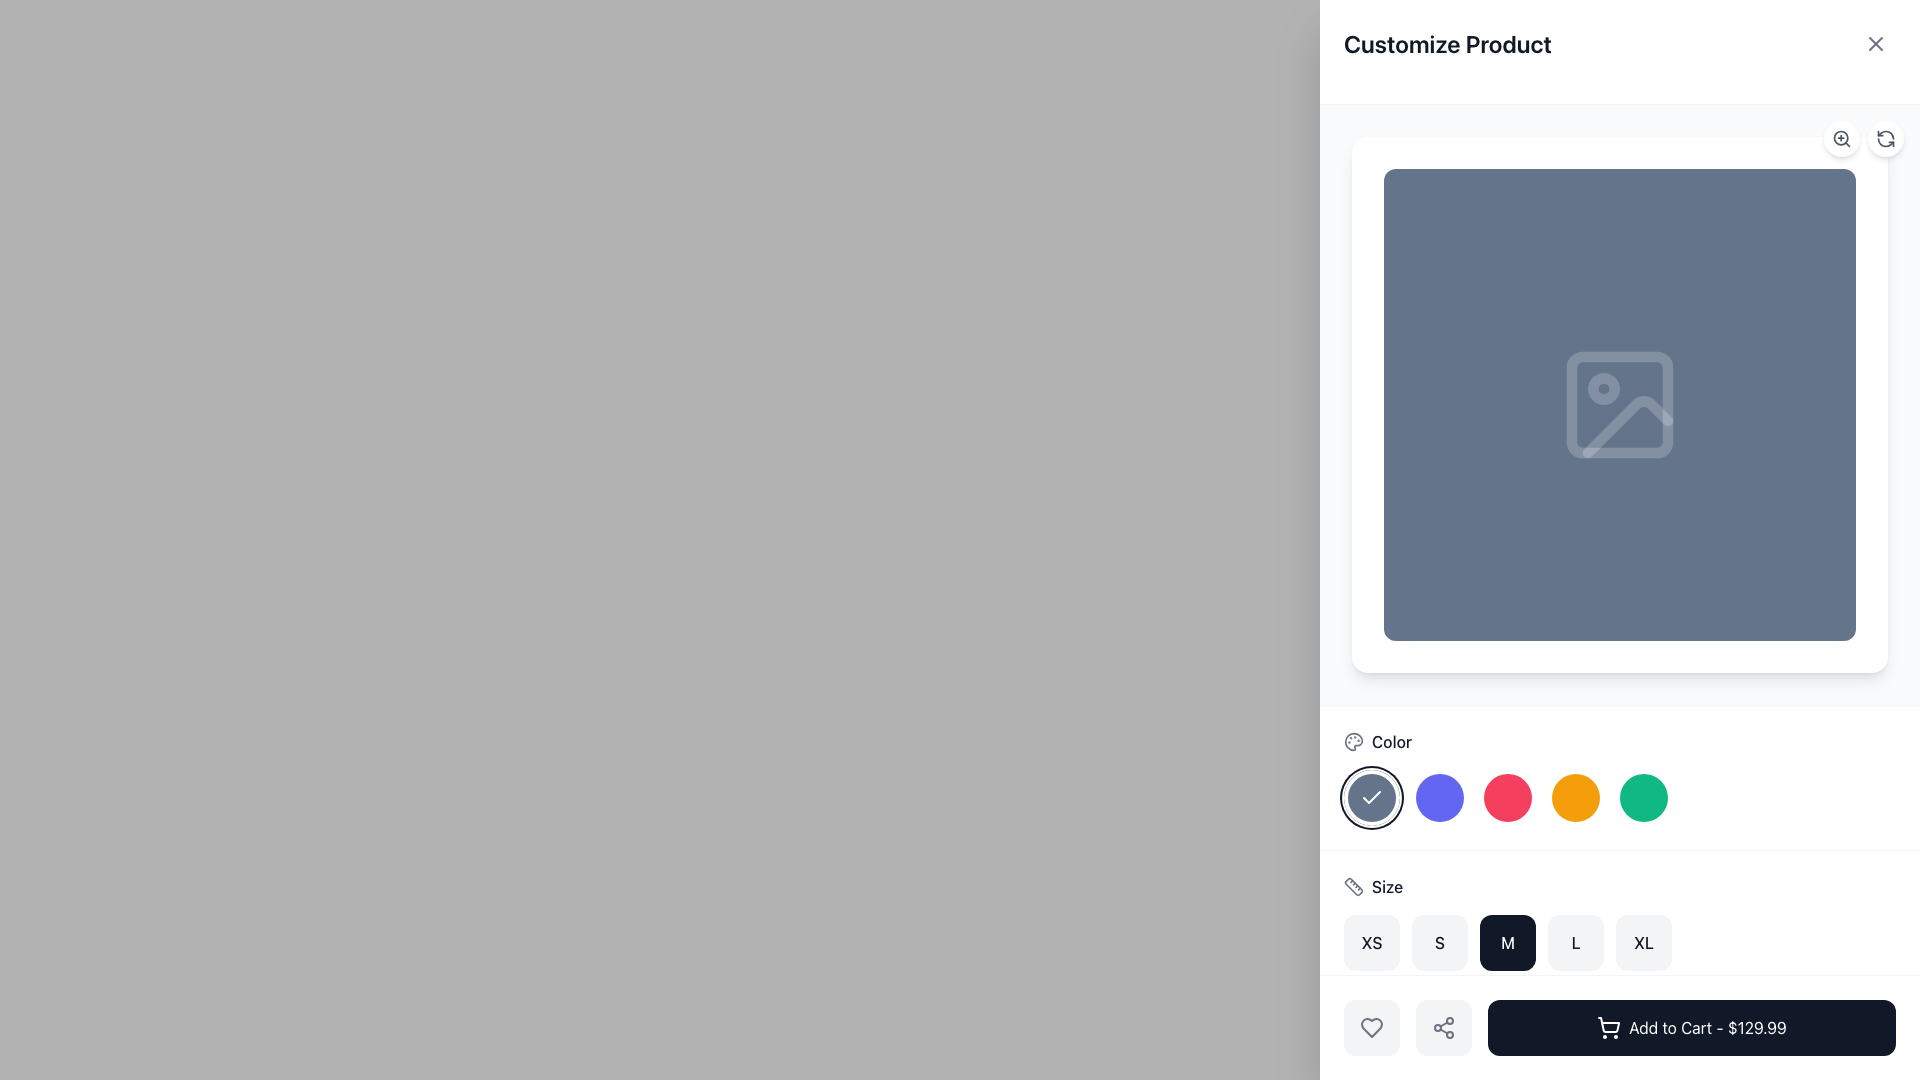 Image resolution: width=1920 pixels, height=1080 pixels. I want to click on the circular refresh button in the top-right corner of the 'Customize Product' modal to refresh or reload the content, so click(1885, 137).